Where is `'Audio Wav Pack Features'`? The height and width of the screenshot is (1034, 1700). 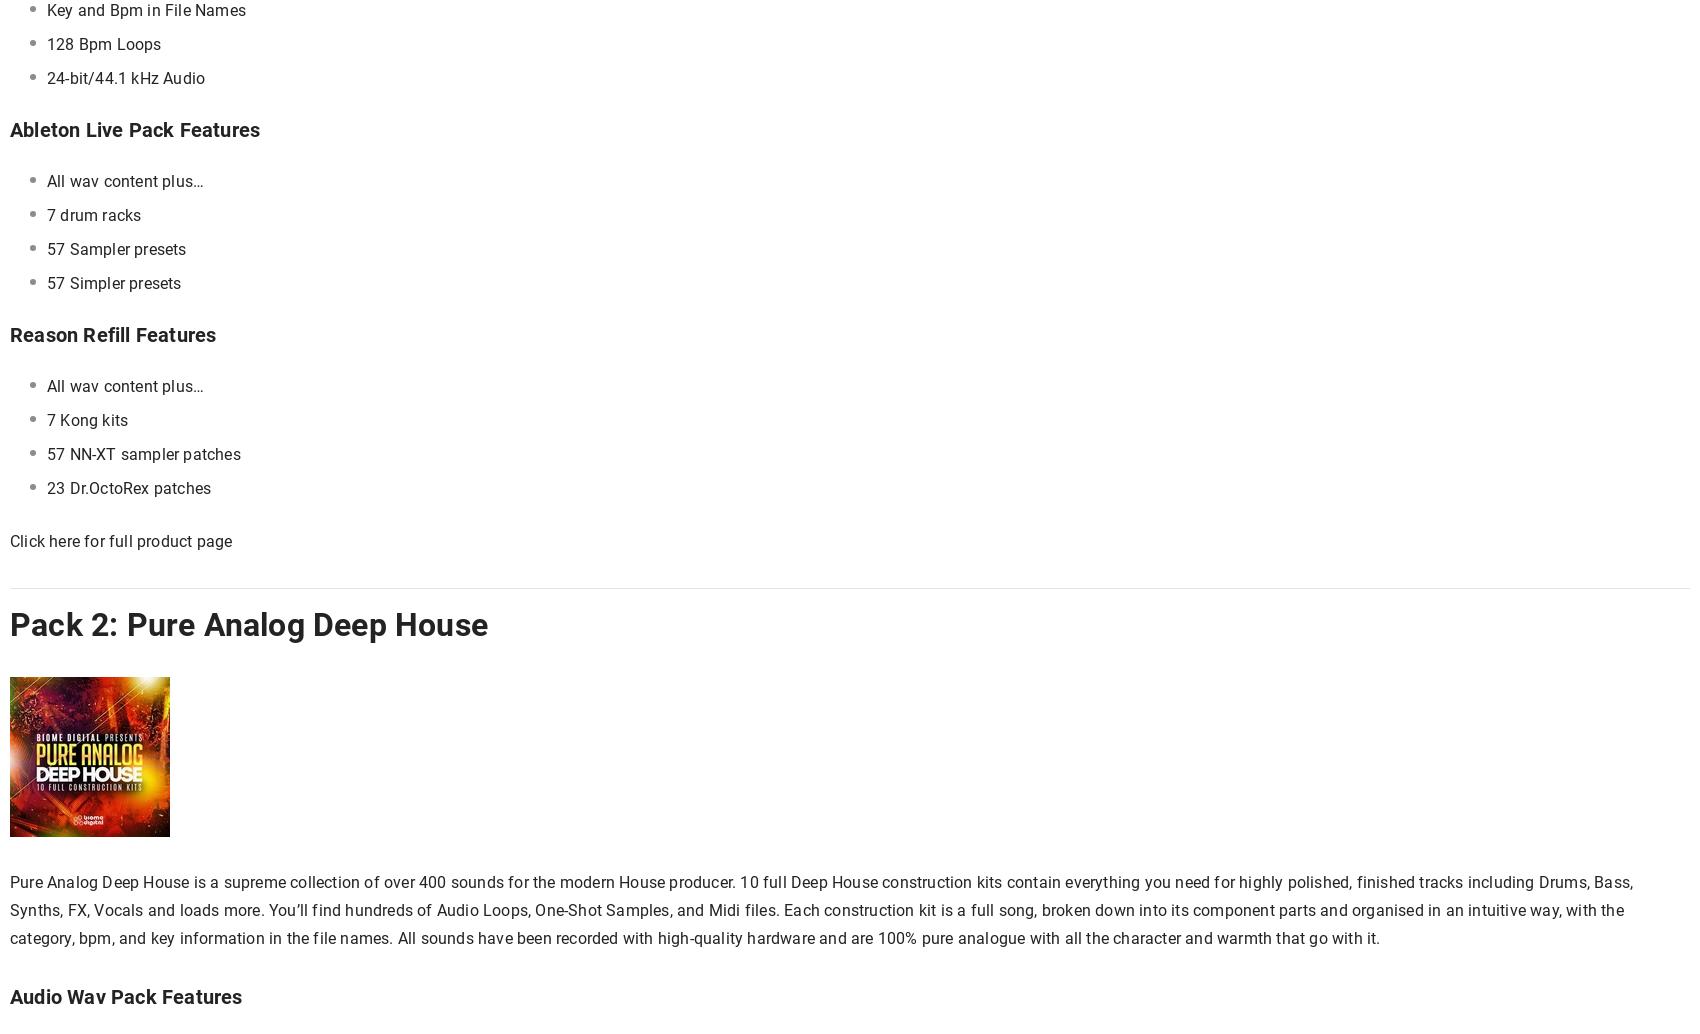
'Audio Wav Pack Features' is located at coordinates (124, 995).